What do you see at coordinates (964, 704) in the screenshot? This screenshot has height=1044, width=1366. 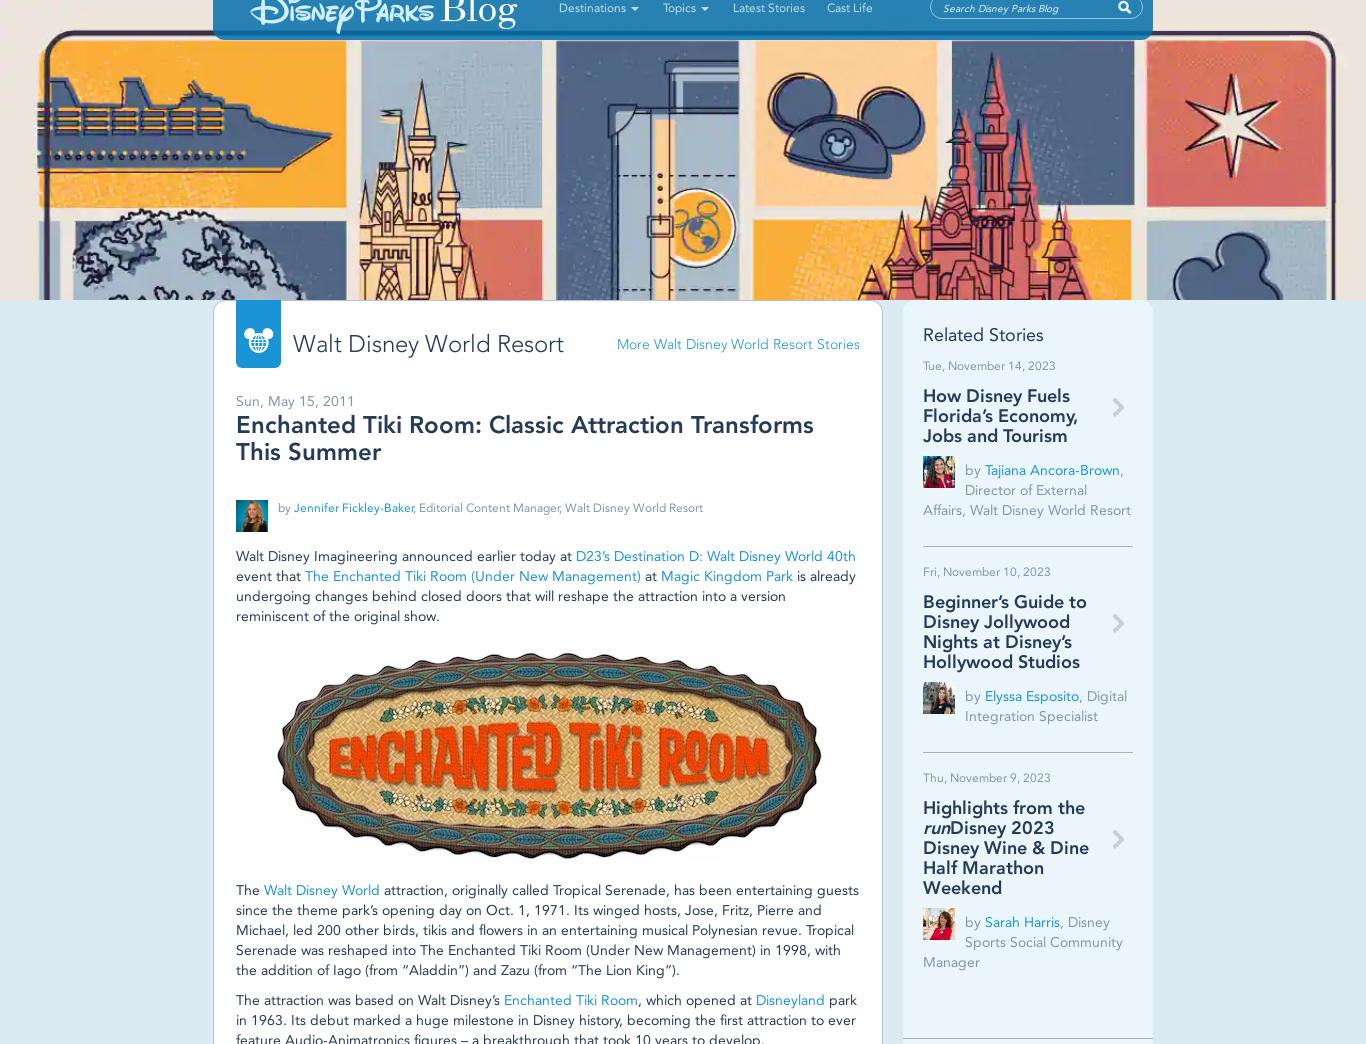 I see `', Digital Integration Specialist'` at bounding box center [964, 704].